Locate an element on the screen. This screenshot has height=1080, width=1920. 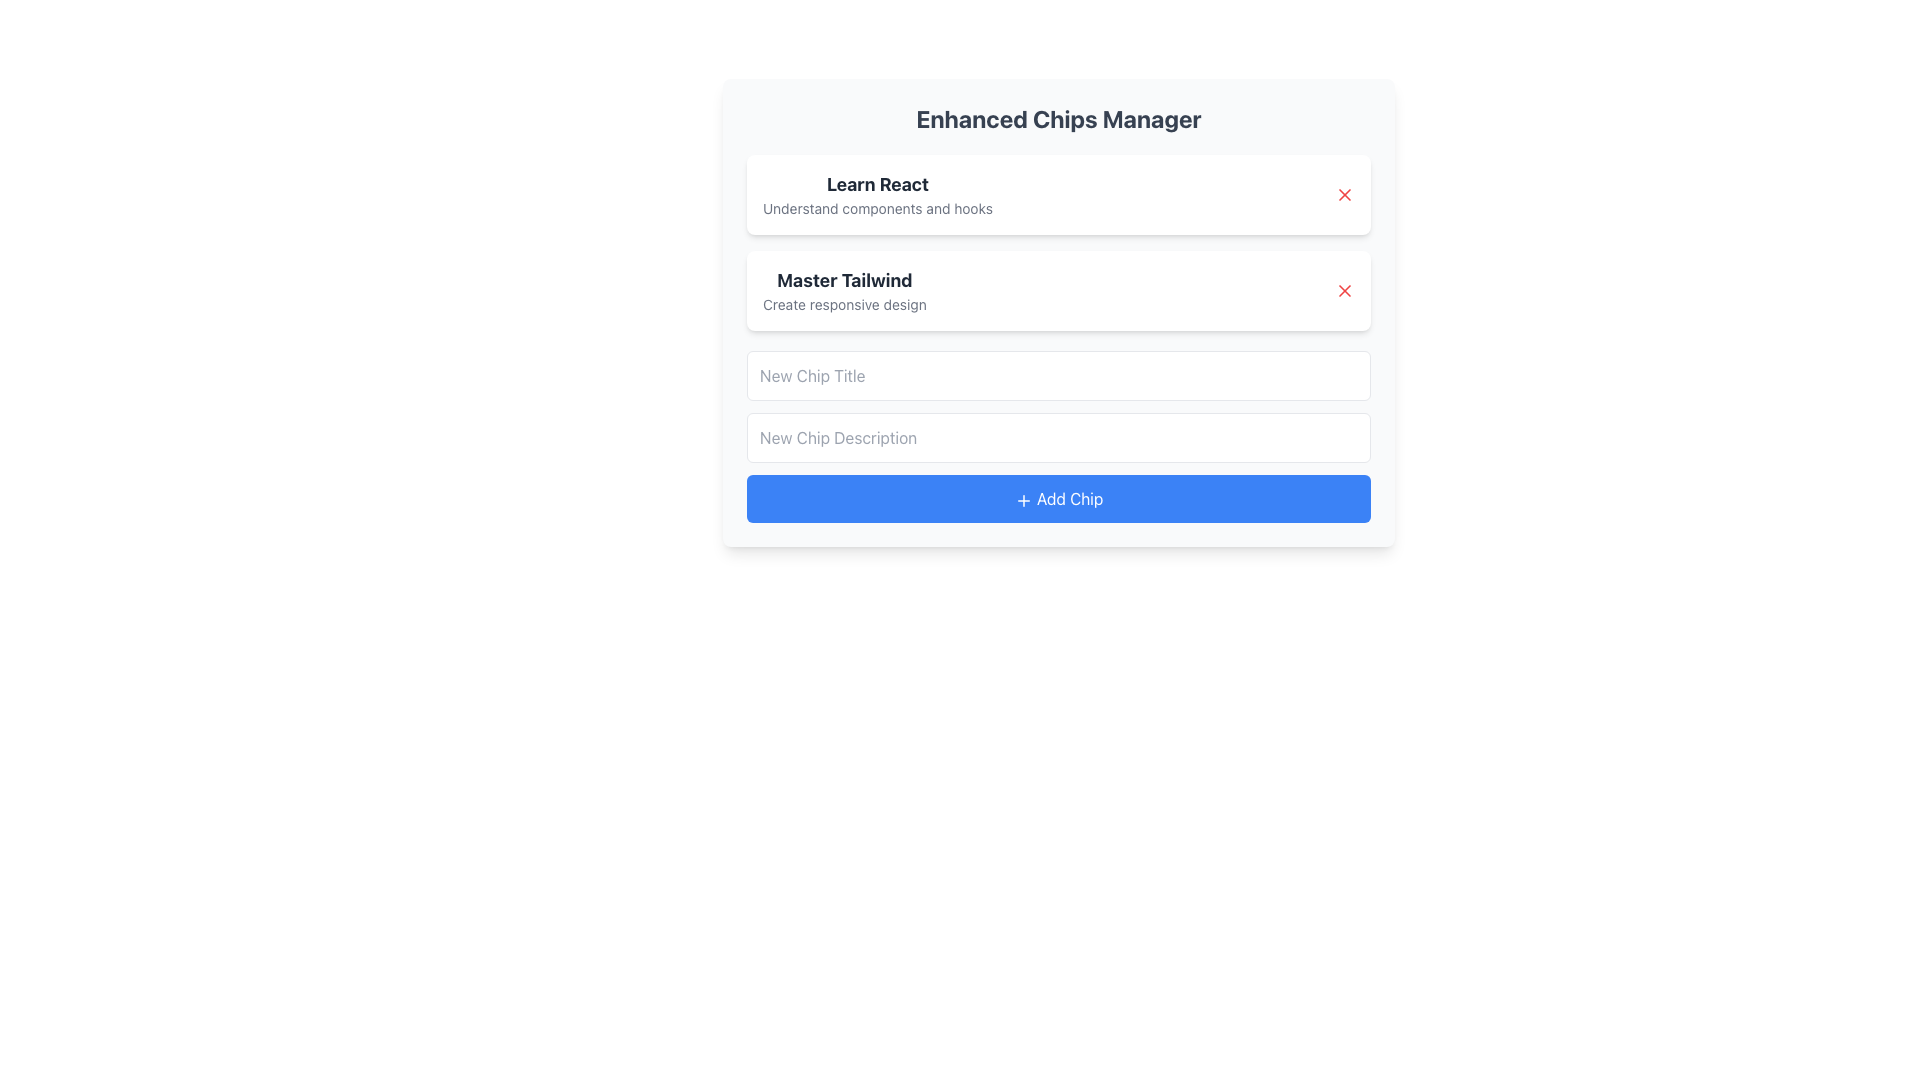
the text block titled 'Master Tailwind' which contains the subtitle 'Create responsive design' for accessibility tools is located at coordinates (844, 290).